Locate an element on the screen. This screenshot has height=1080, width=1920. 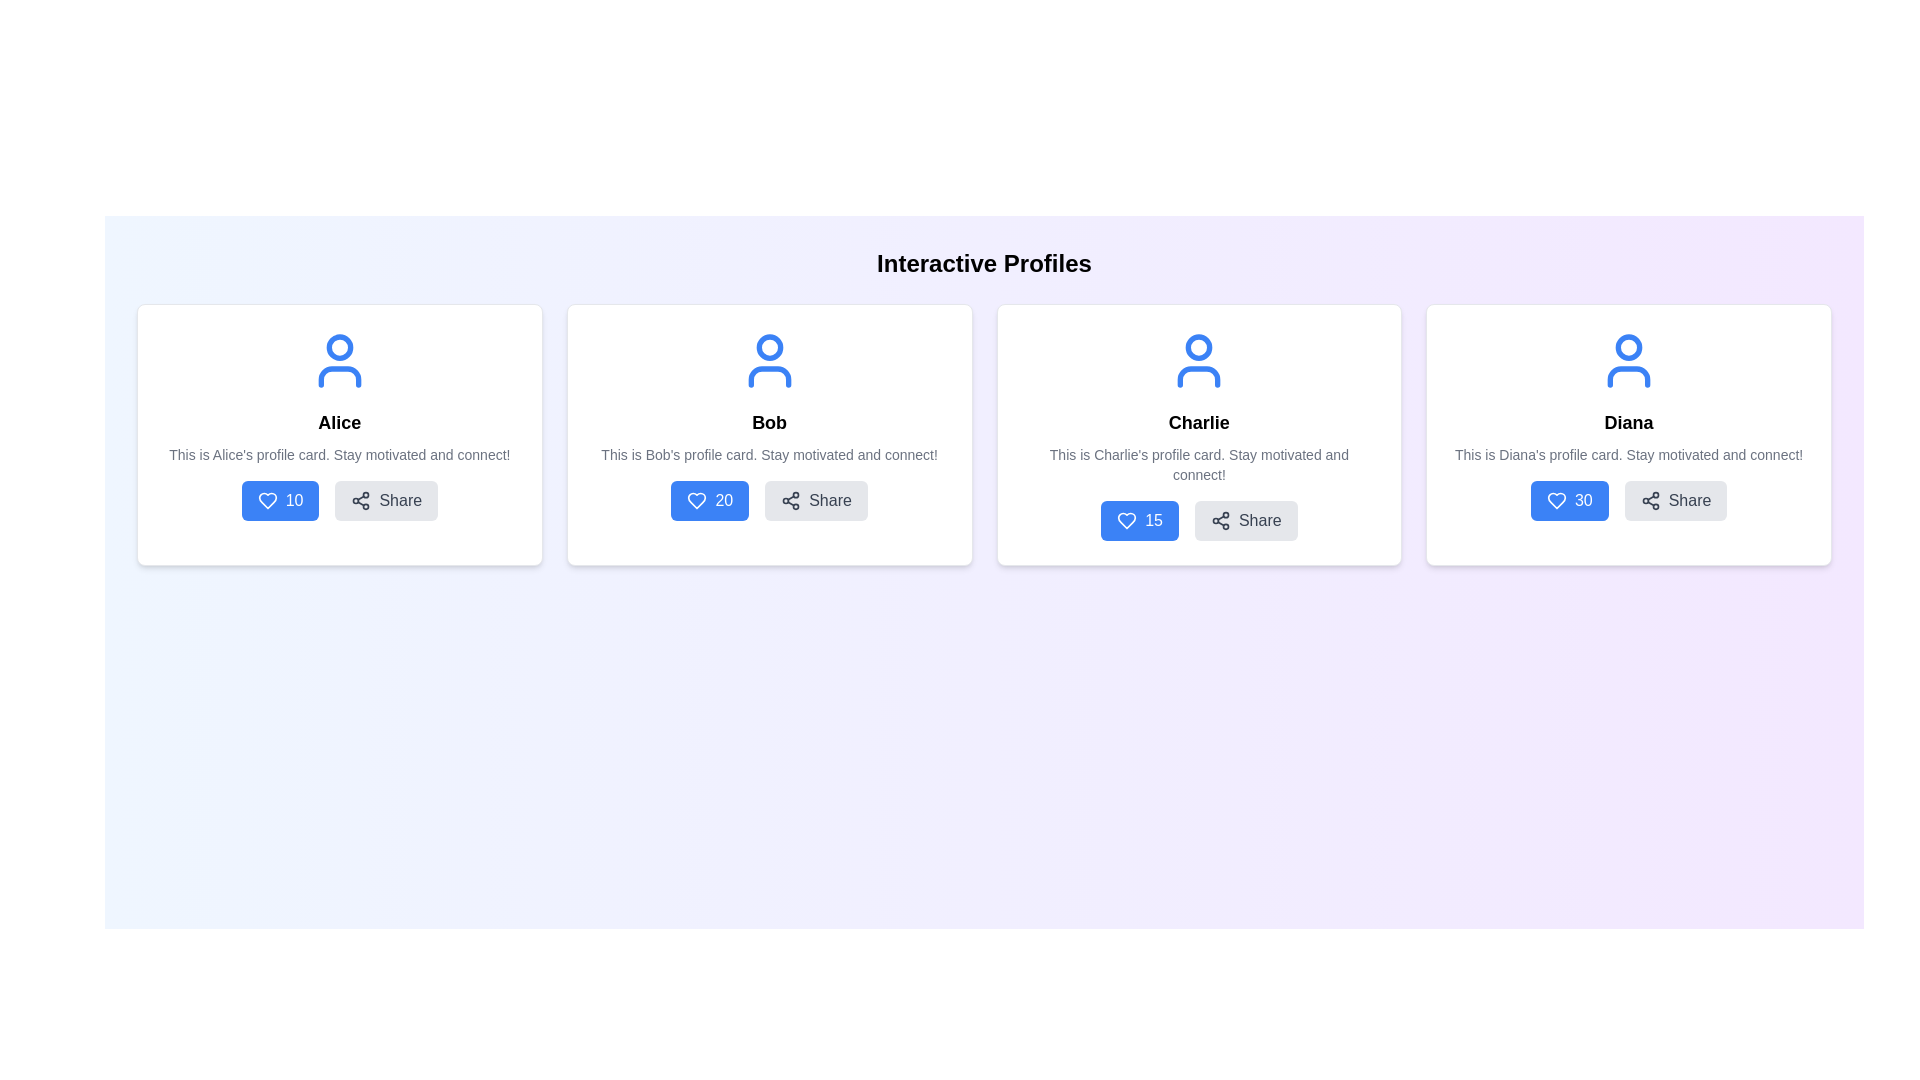
the share icon located within the 'Share' button in Bob's profile card is located at coordinates (790, 500).